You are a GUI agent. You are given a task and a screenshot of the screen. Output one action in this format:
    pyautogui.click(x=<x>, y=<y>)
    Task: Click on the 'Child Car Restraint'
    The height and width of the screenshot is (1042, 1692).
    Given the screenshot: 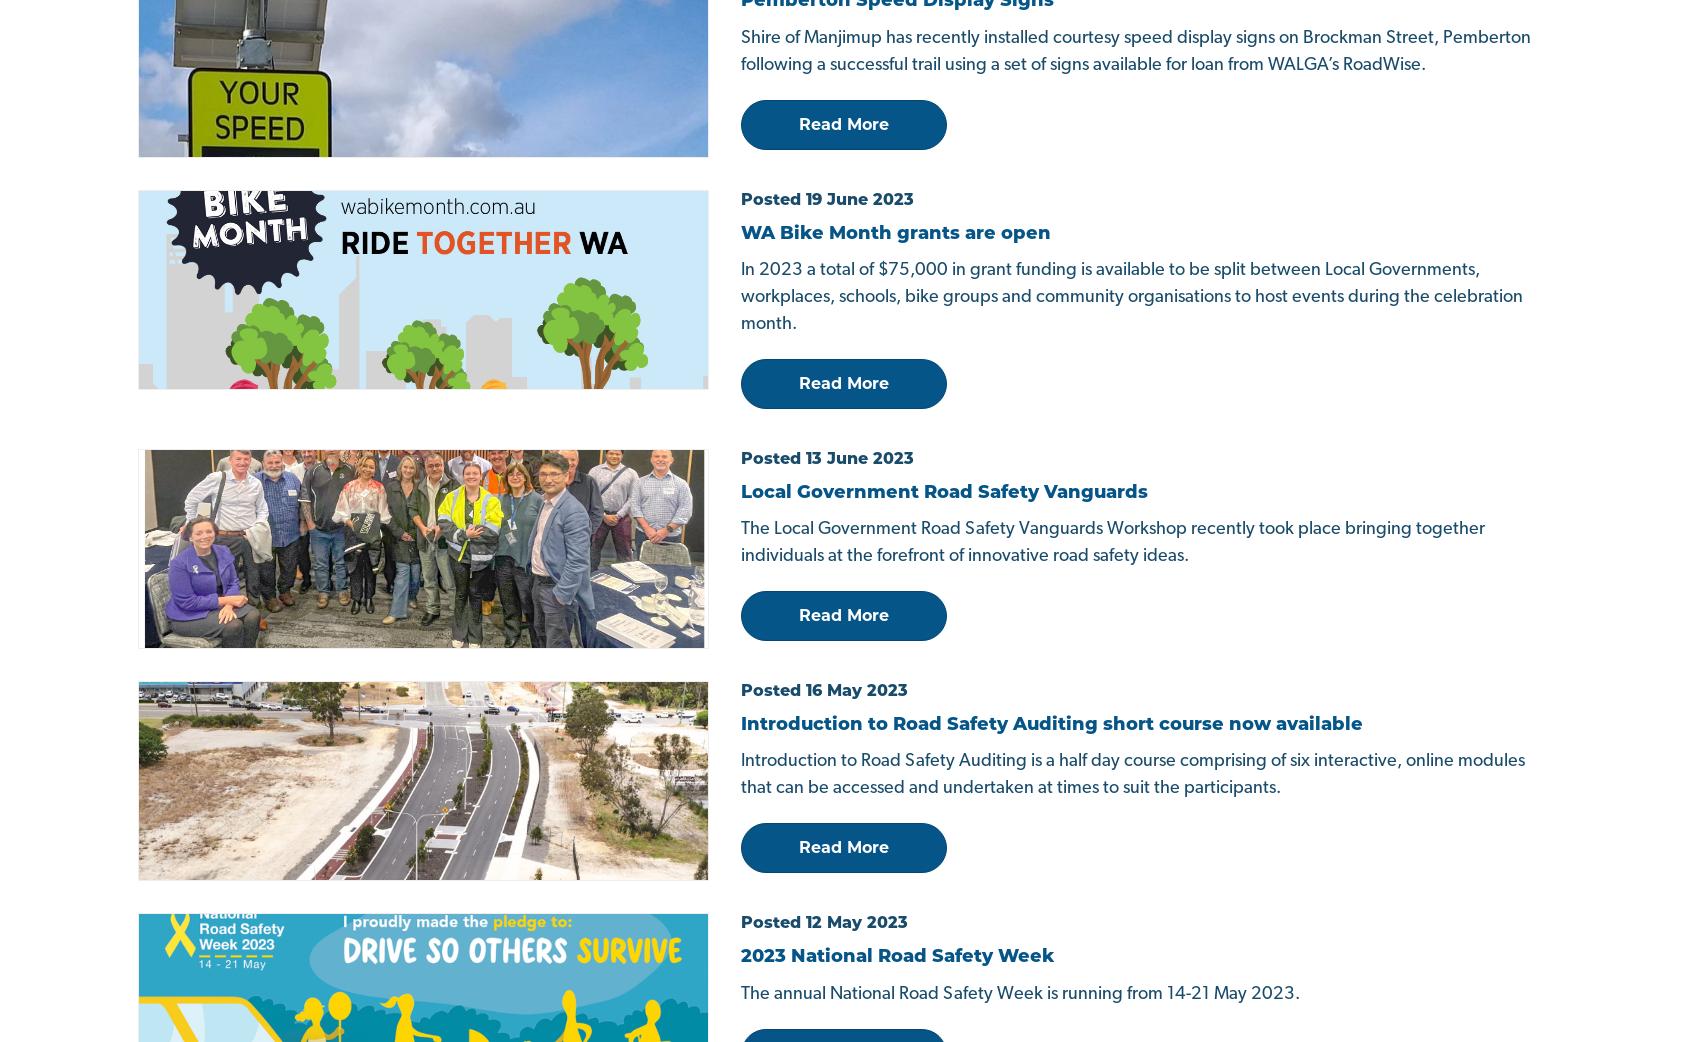 What is the action you would take?
    pyautogui.click(x=577, y=712)
    